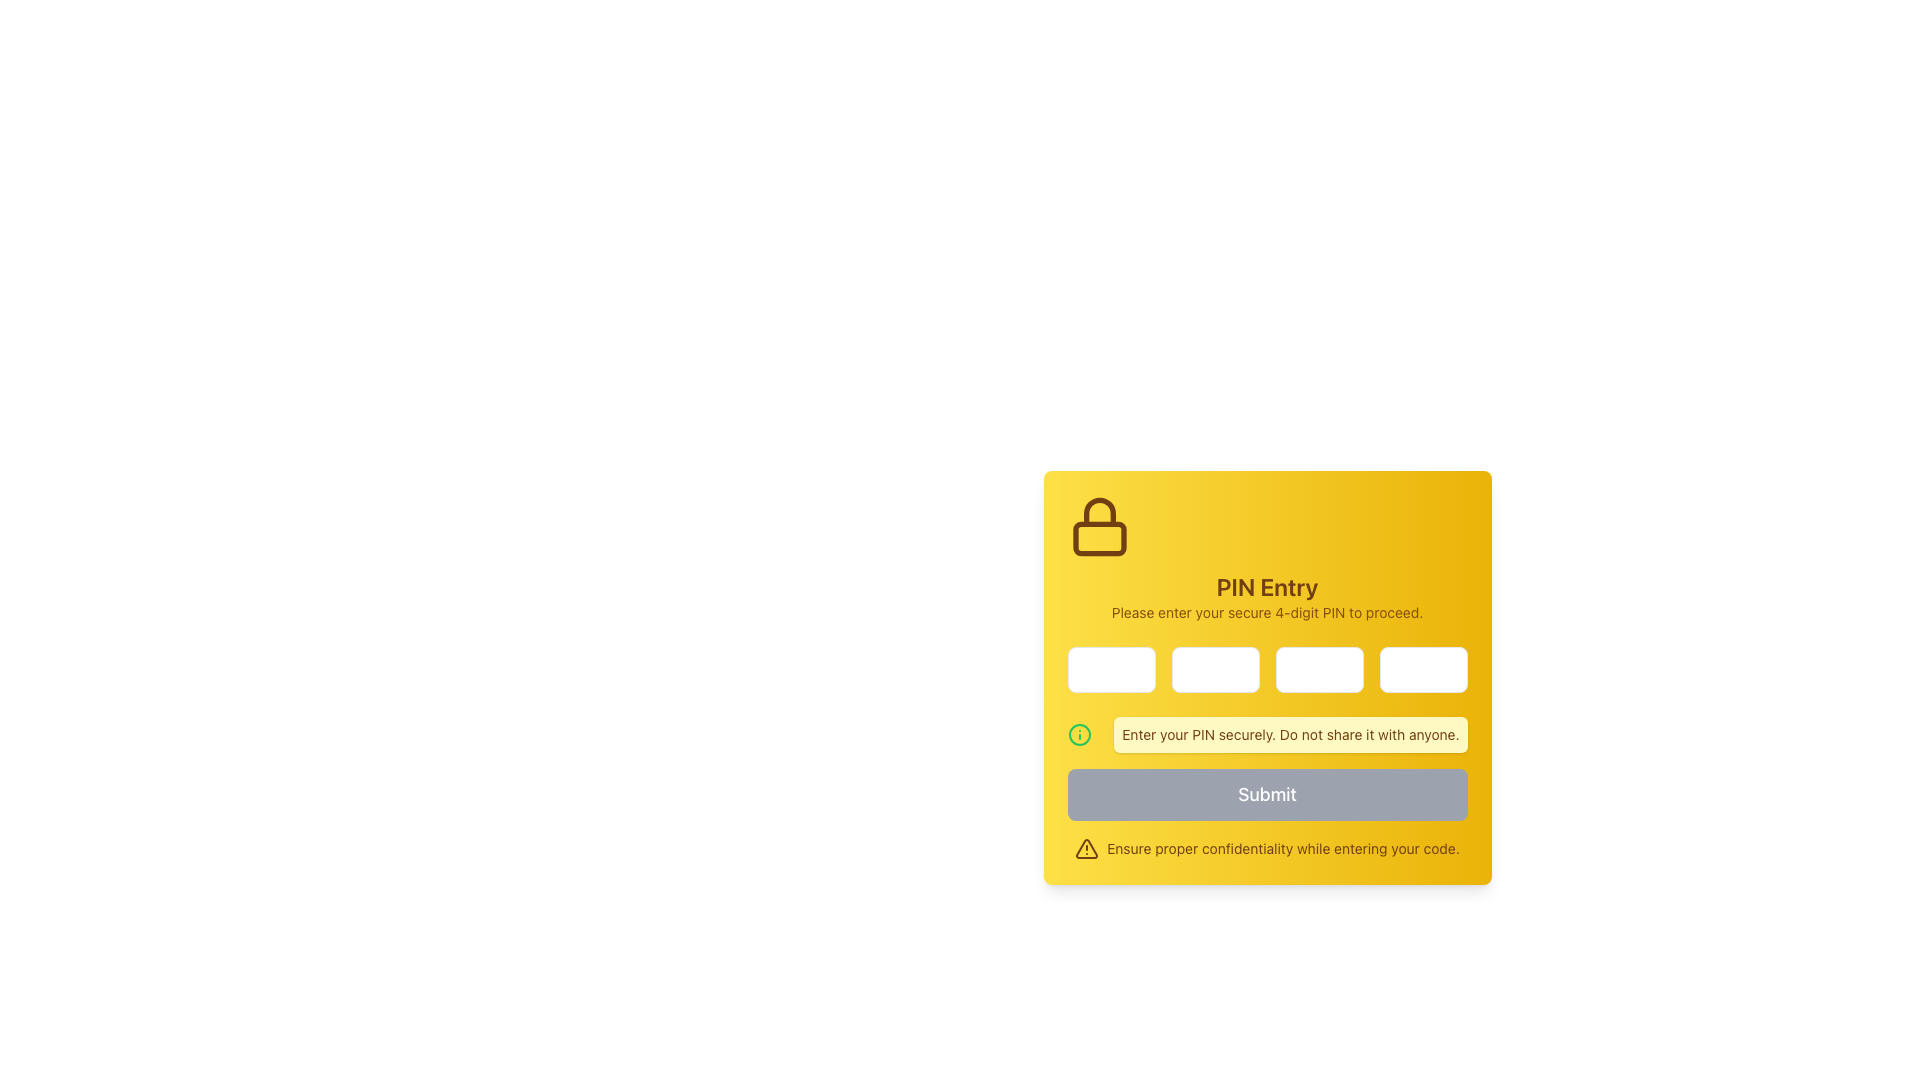  What do you see at coordinates (1266, 848) in the screenshot?
I see `text displayed in the Text Display with Icon element that conveys an important warning about PIN confidentiality, located below the 'Submit' button` at bounding box center [1266, 848].